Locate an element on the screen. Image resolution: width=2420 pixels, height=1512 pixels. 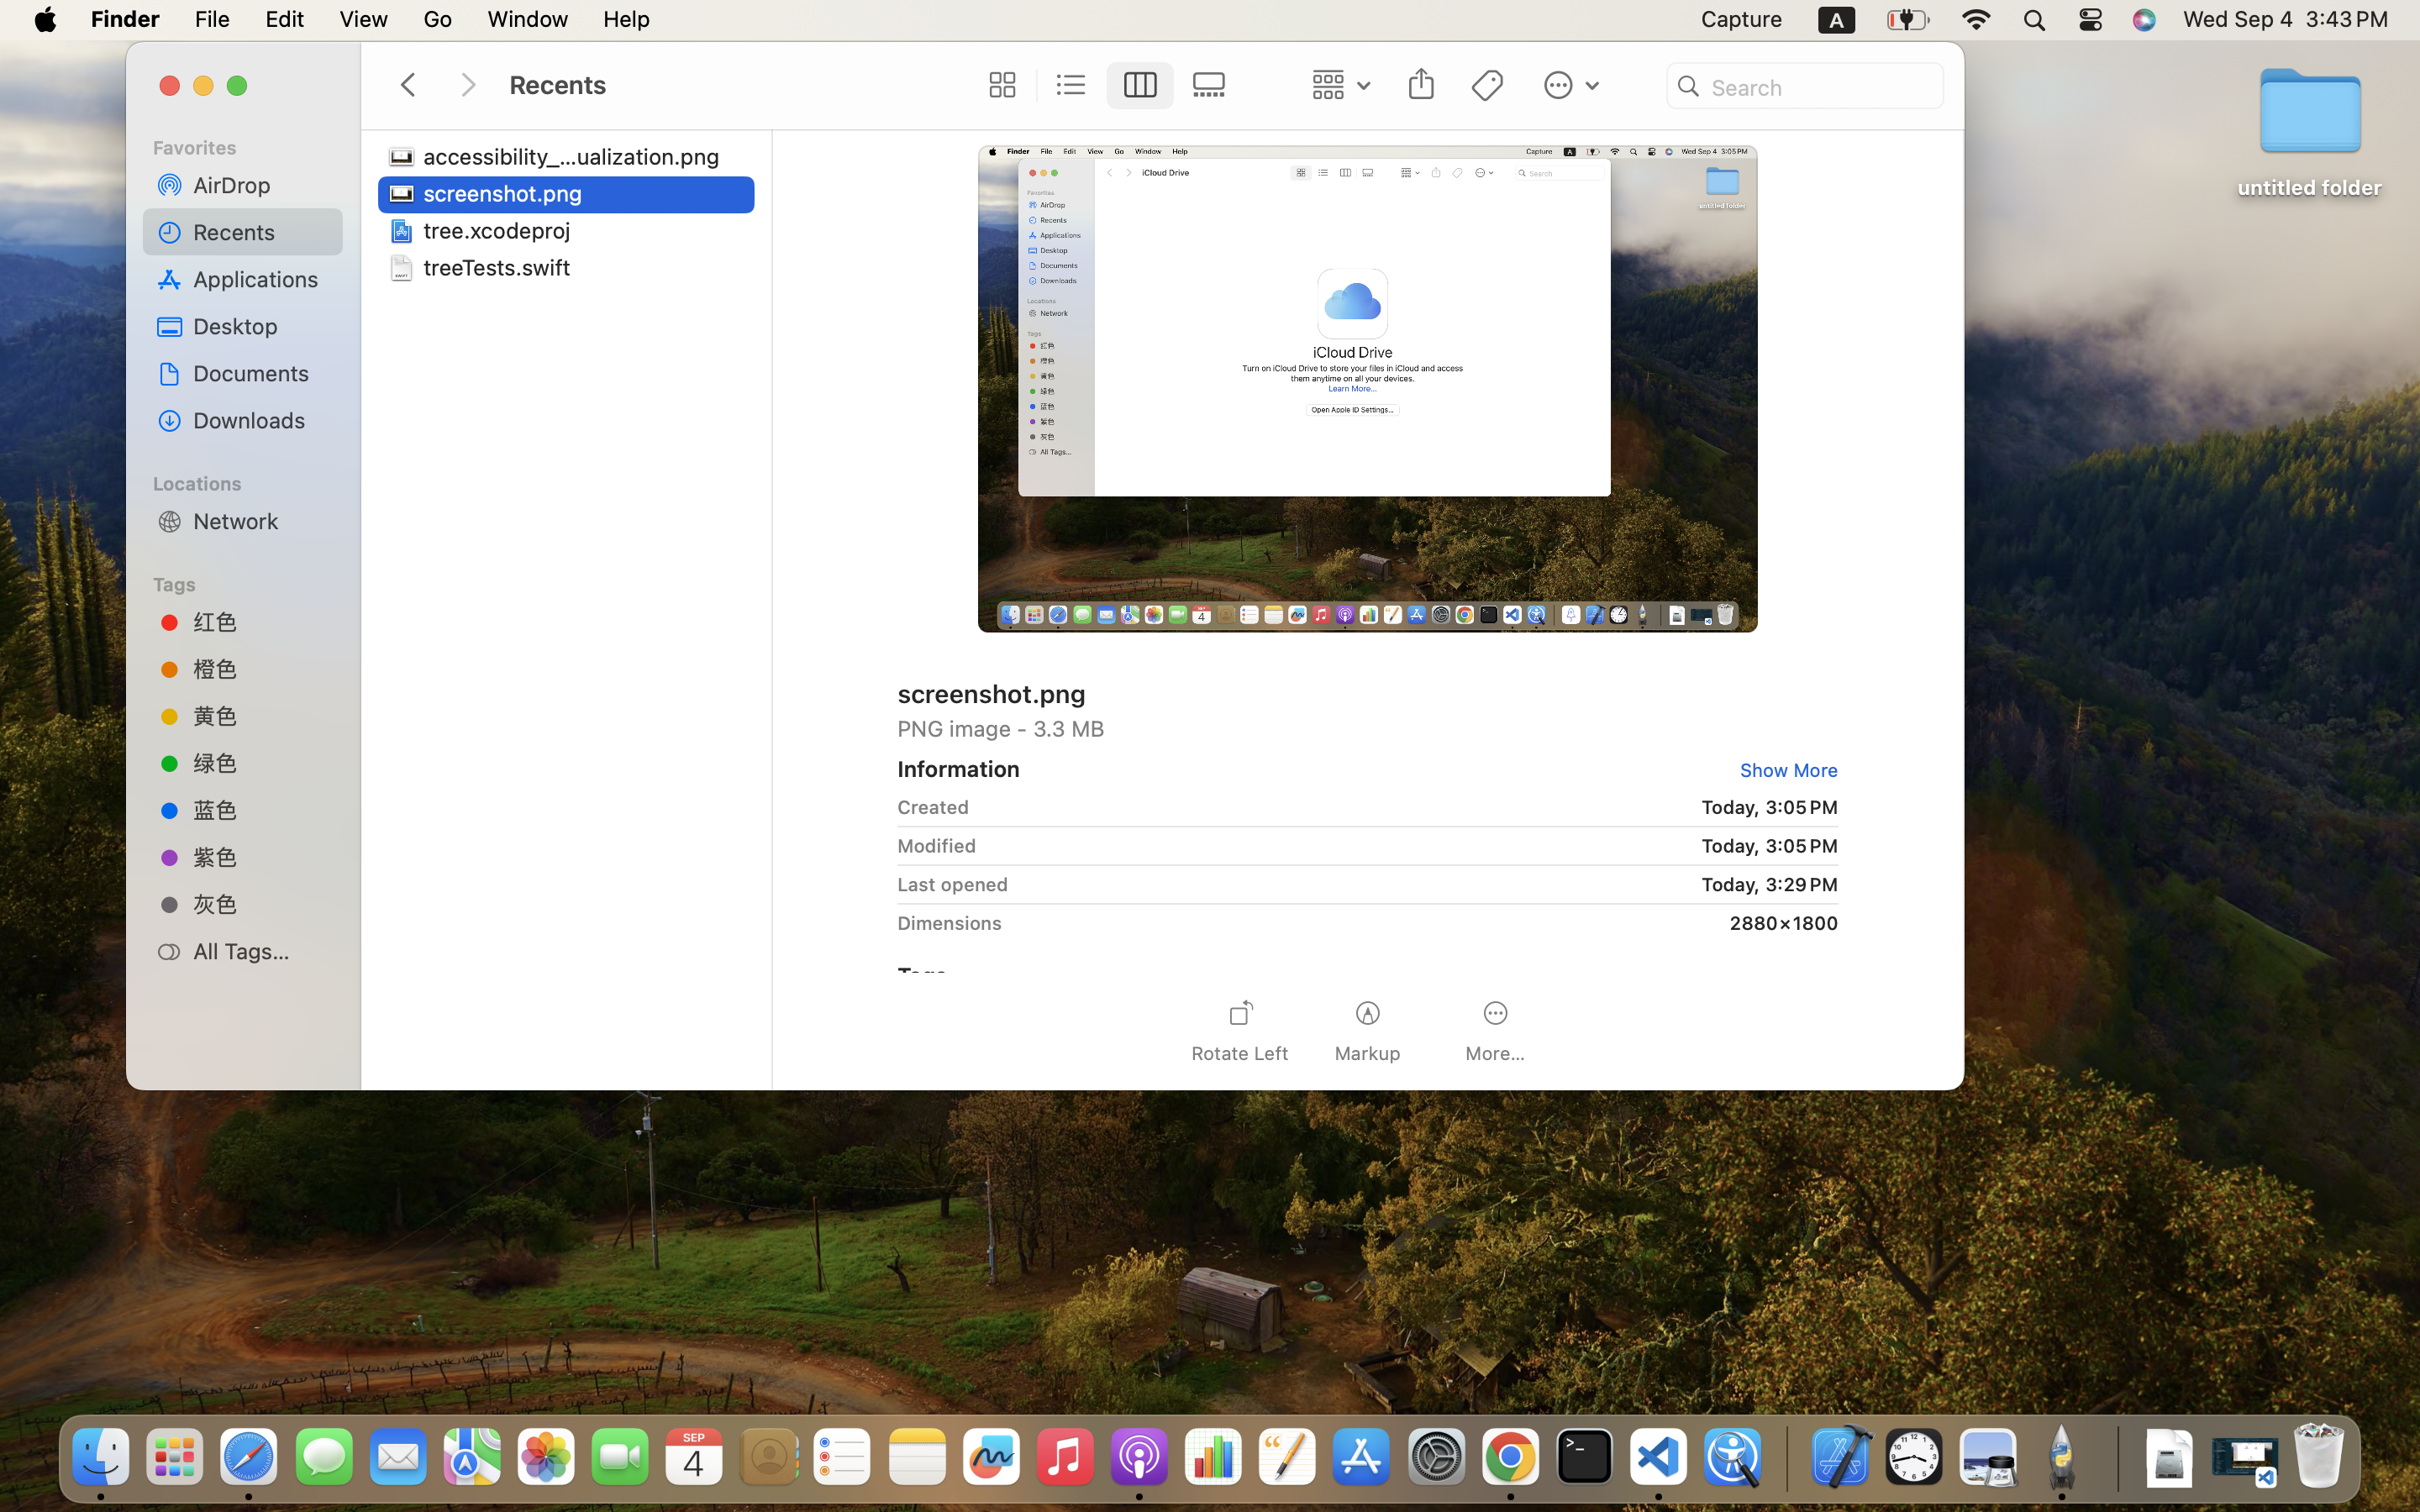
'Dimensions' is located at coordinates (950, 922).